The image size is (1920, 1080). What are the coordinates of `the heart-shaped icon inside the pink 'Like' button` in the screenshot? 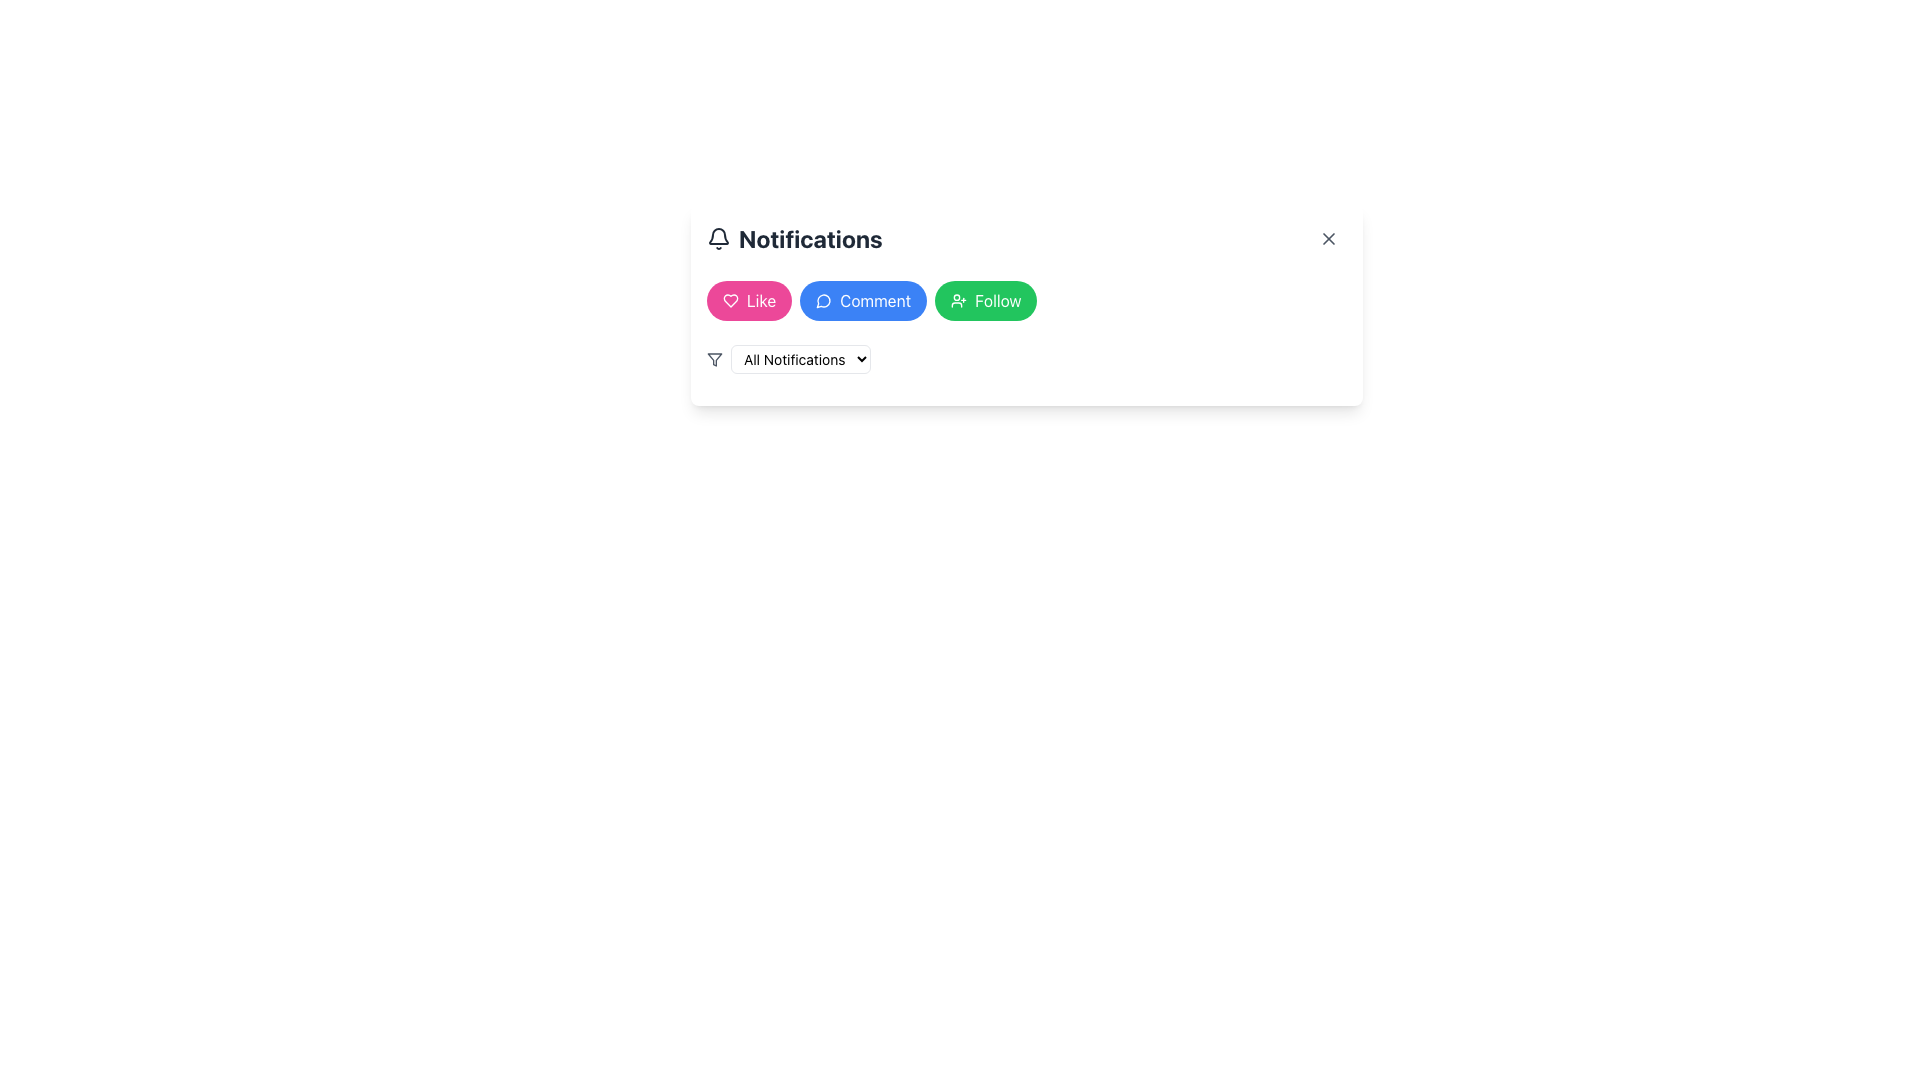 It's located at (729, 300).